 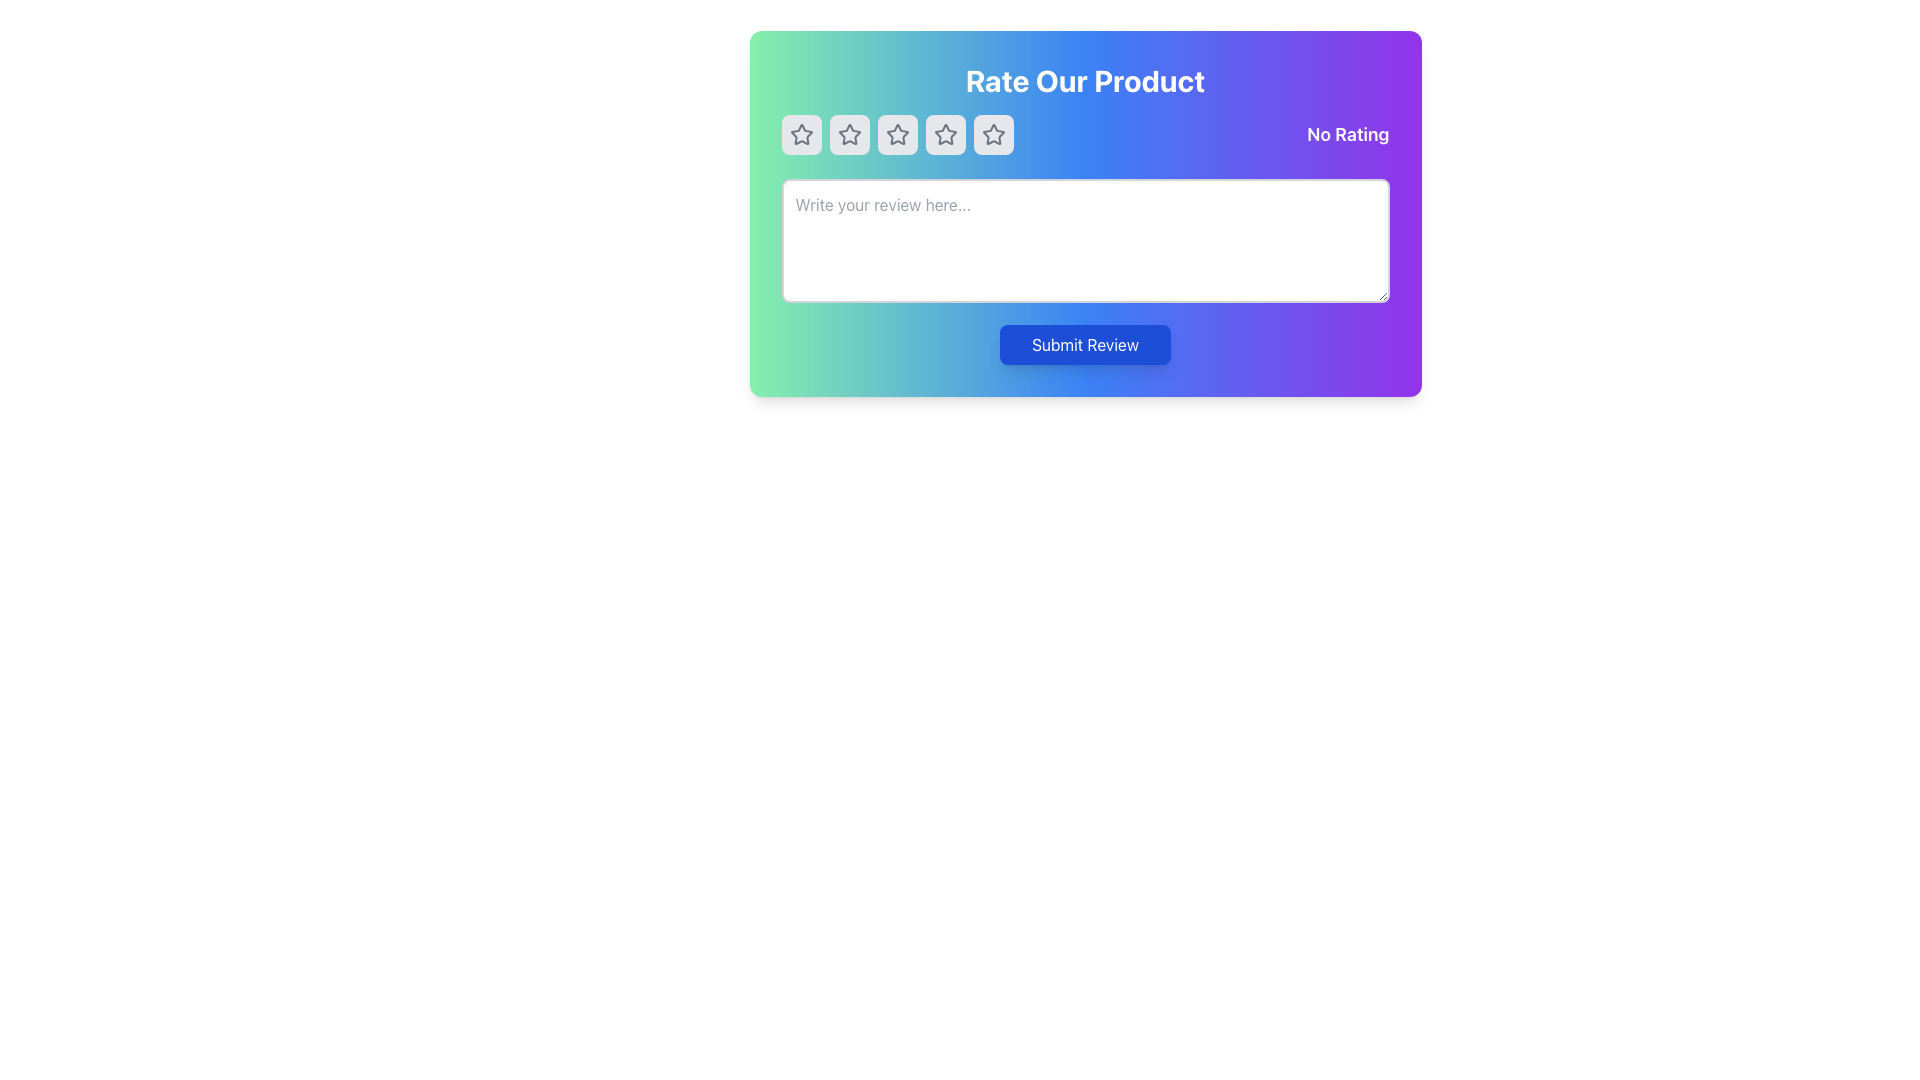 What do you see at coordinates (896, 135) in the screenshot?
I see `the third star icon in the interactive star rating button row` at bounding box center [896, 135].